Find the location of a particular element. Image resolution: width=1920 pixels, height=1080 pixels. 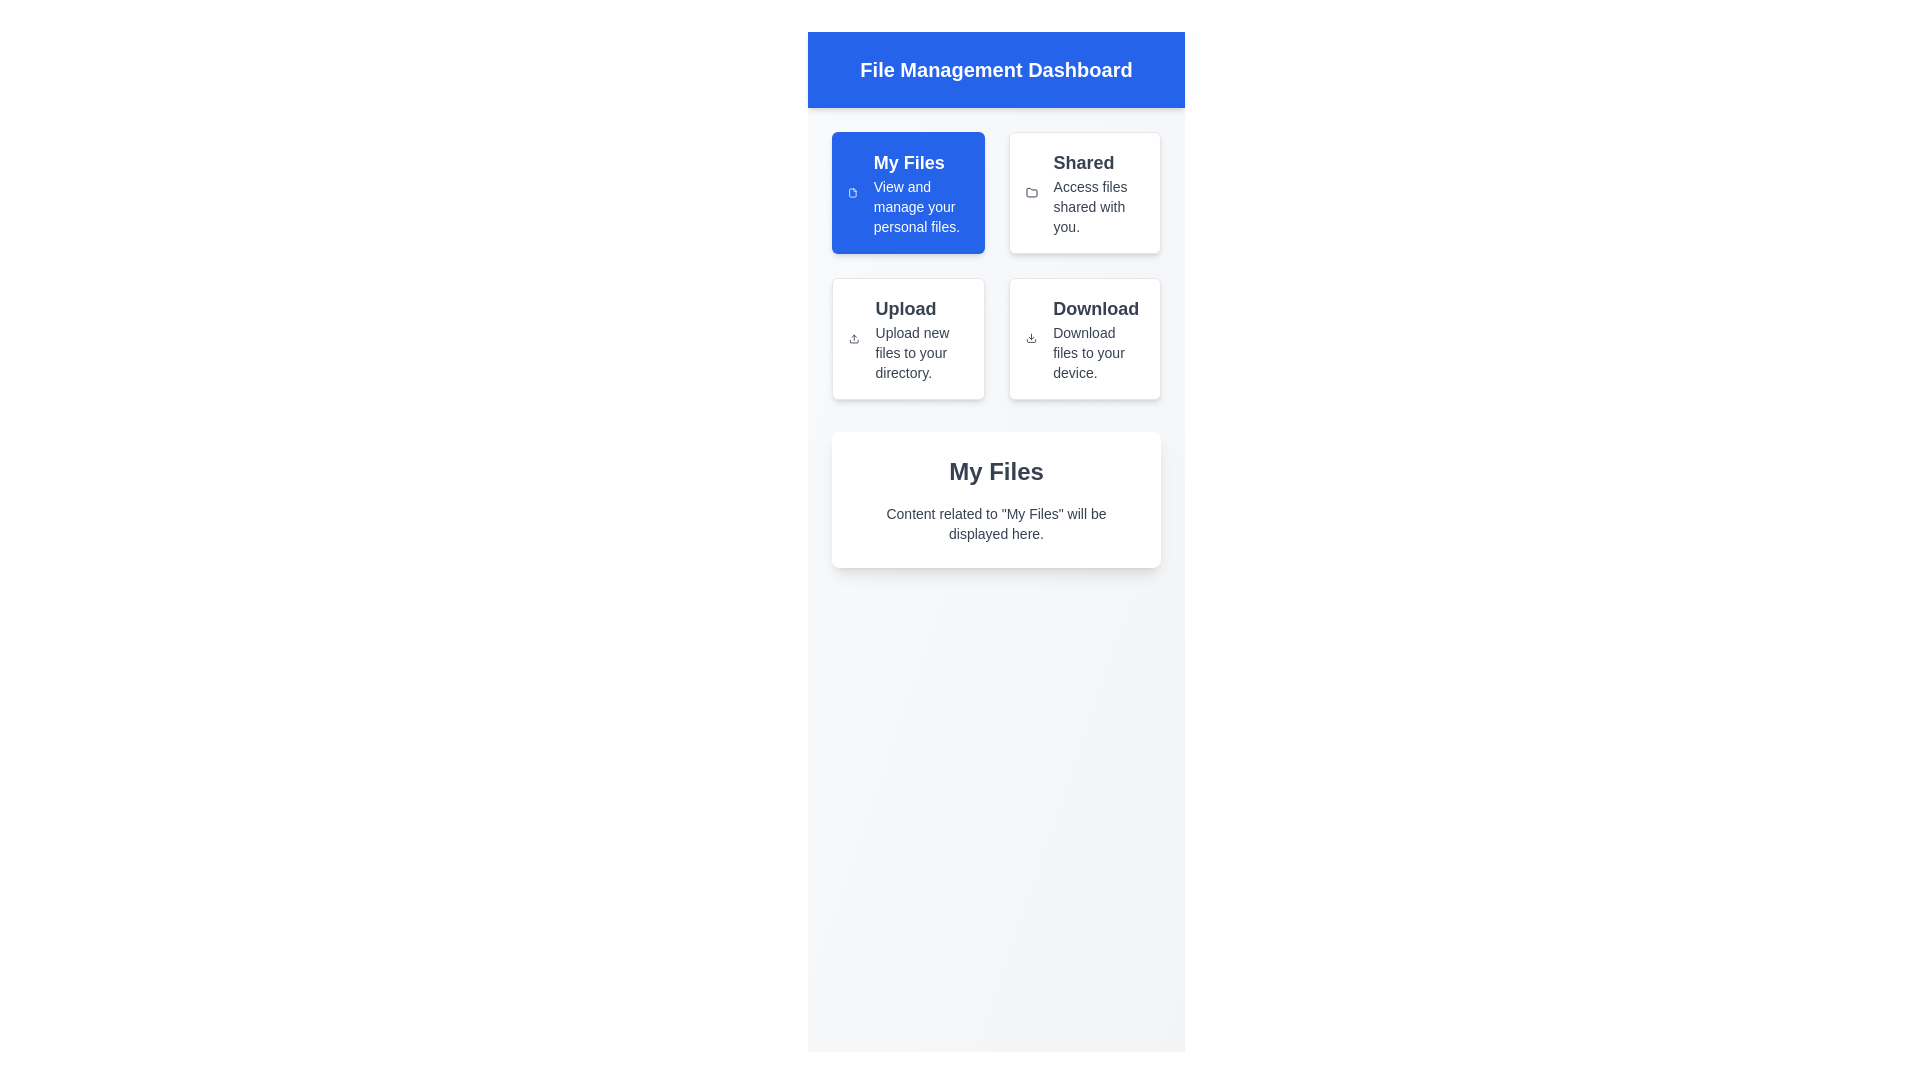

the Text Label that indicates the purpose of the card related to shared files, located at the top row, second column of the grid layout is located at coordinates (1097, 161).